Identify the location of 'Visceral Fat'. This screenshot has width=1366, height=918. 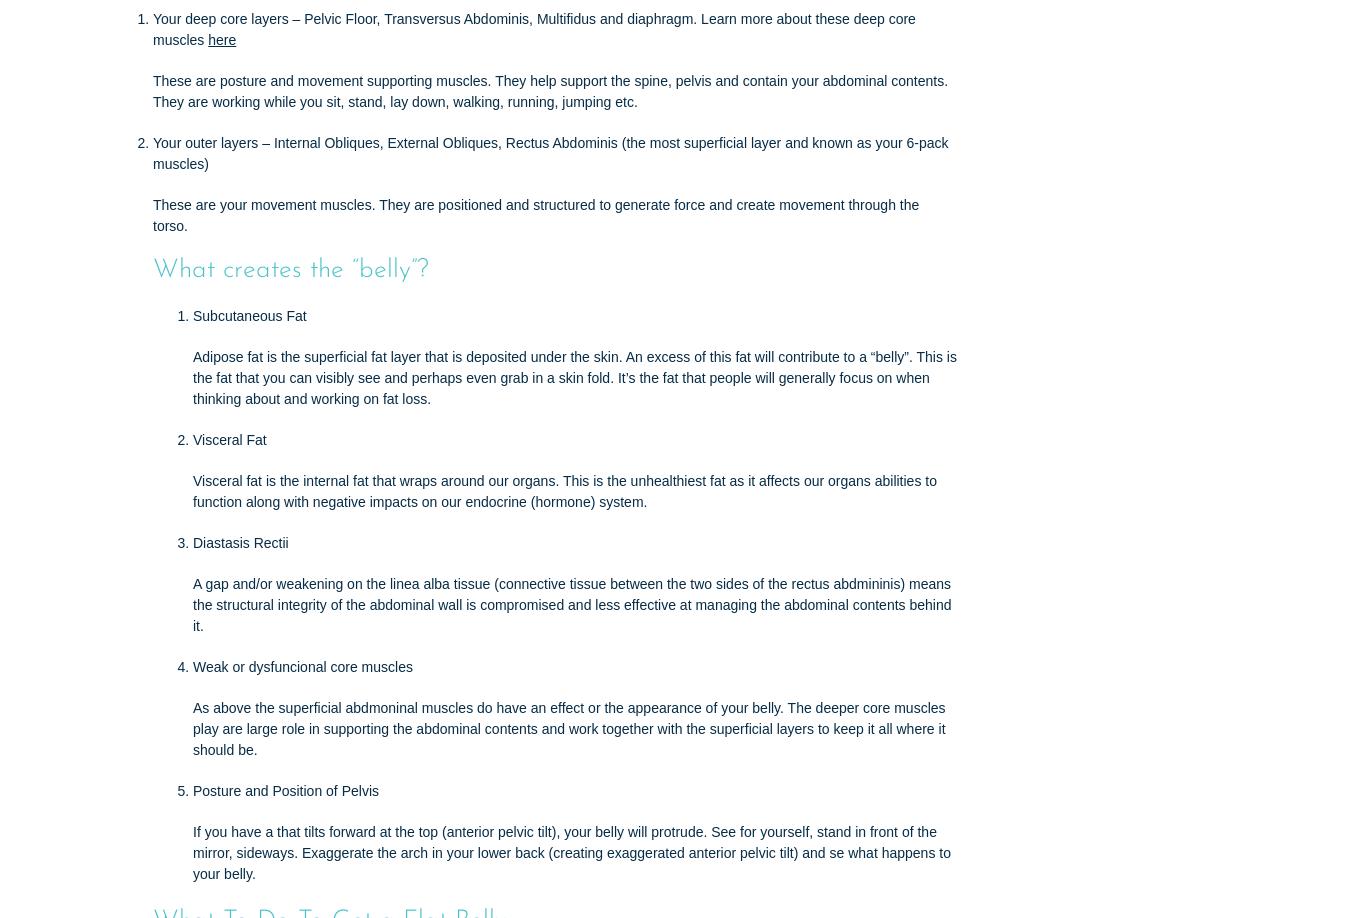
(229, 437).